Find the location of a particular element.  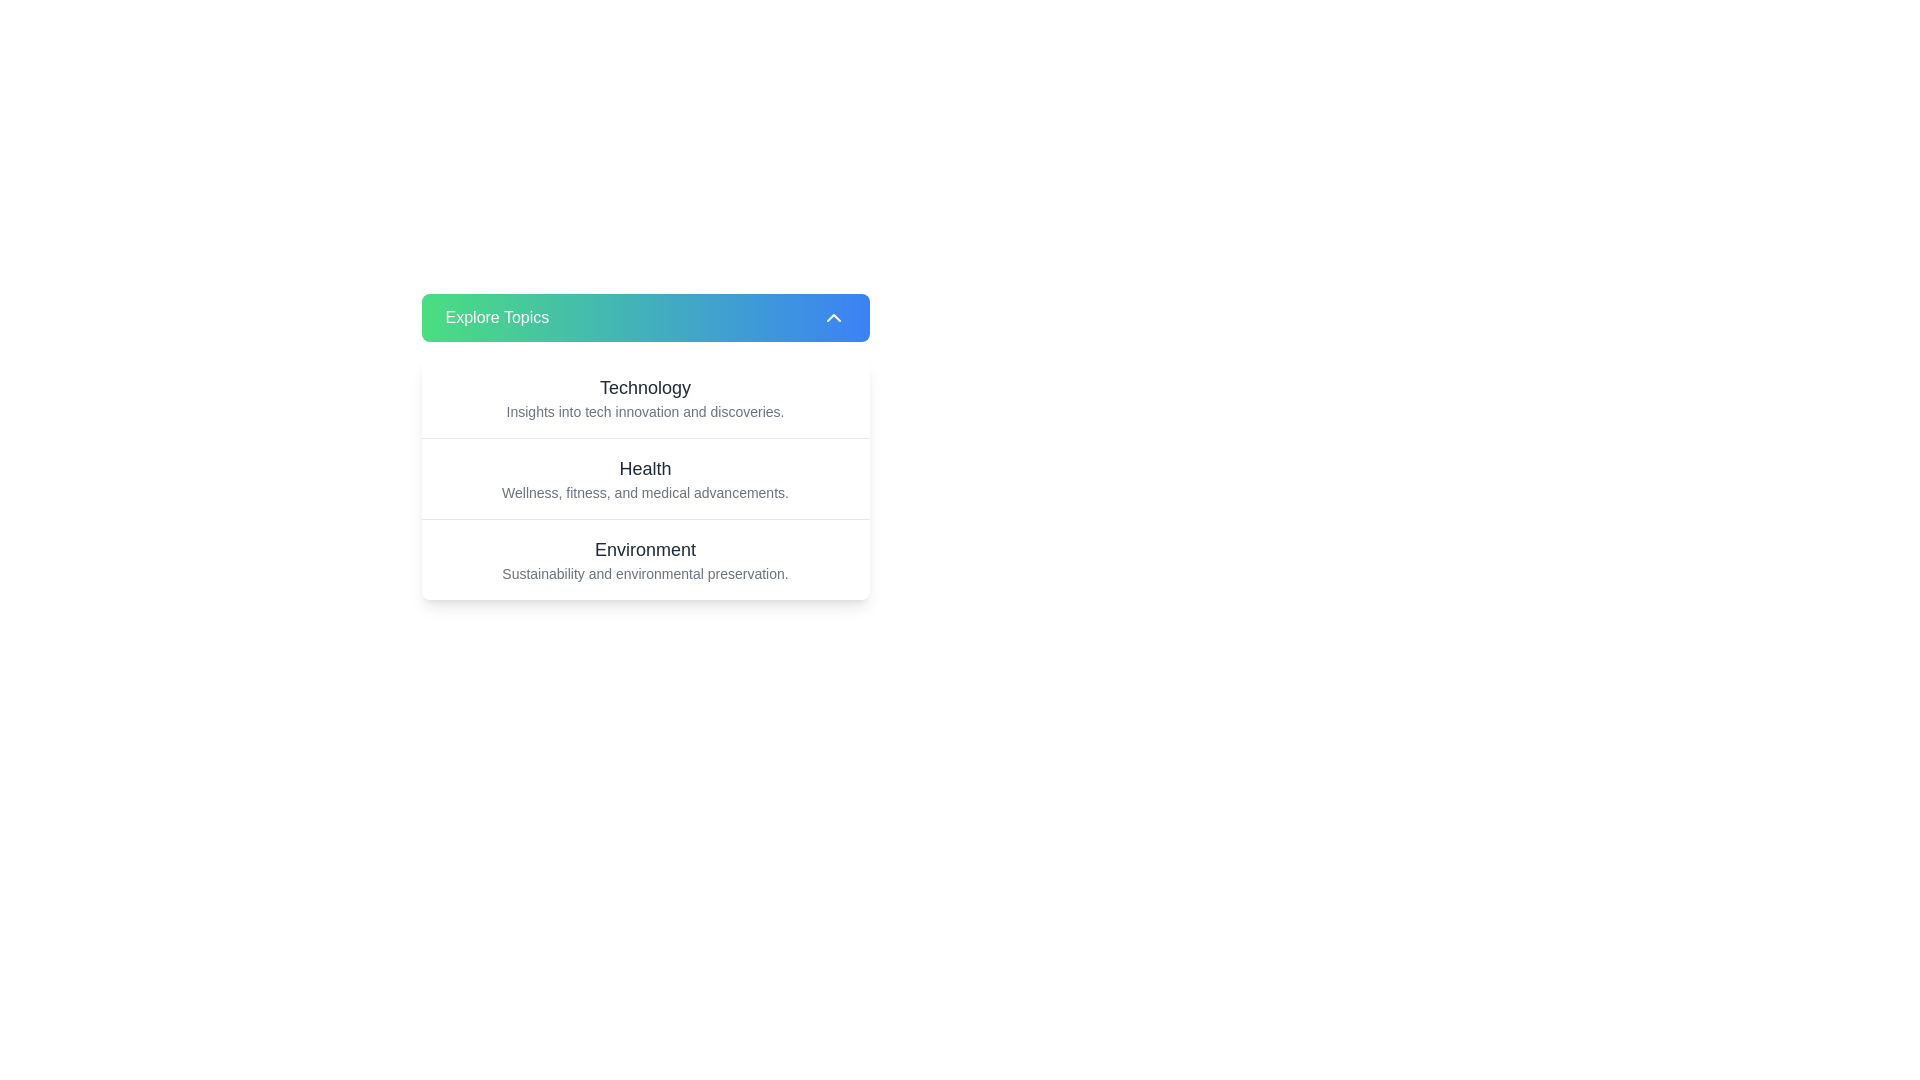

text label displaying 'Environment', which is a bold, large font styled in dark gray, positioned above a description about 'Sustainability and environmental preservation' is located at coordinates (645, 550).